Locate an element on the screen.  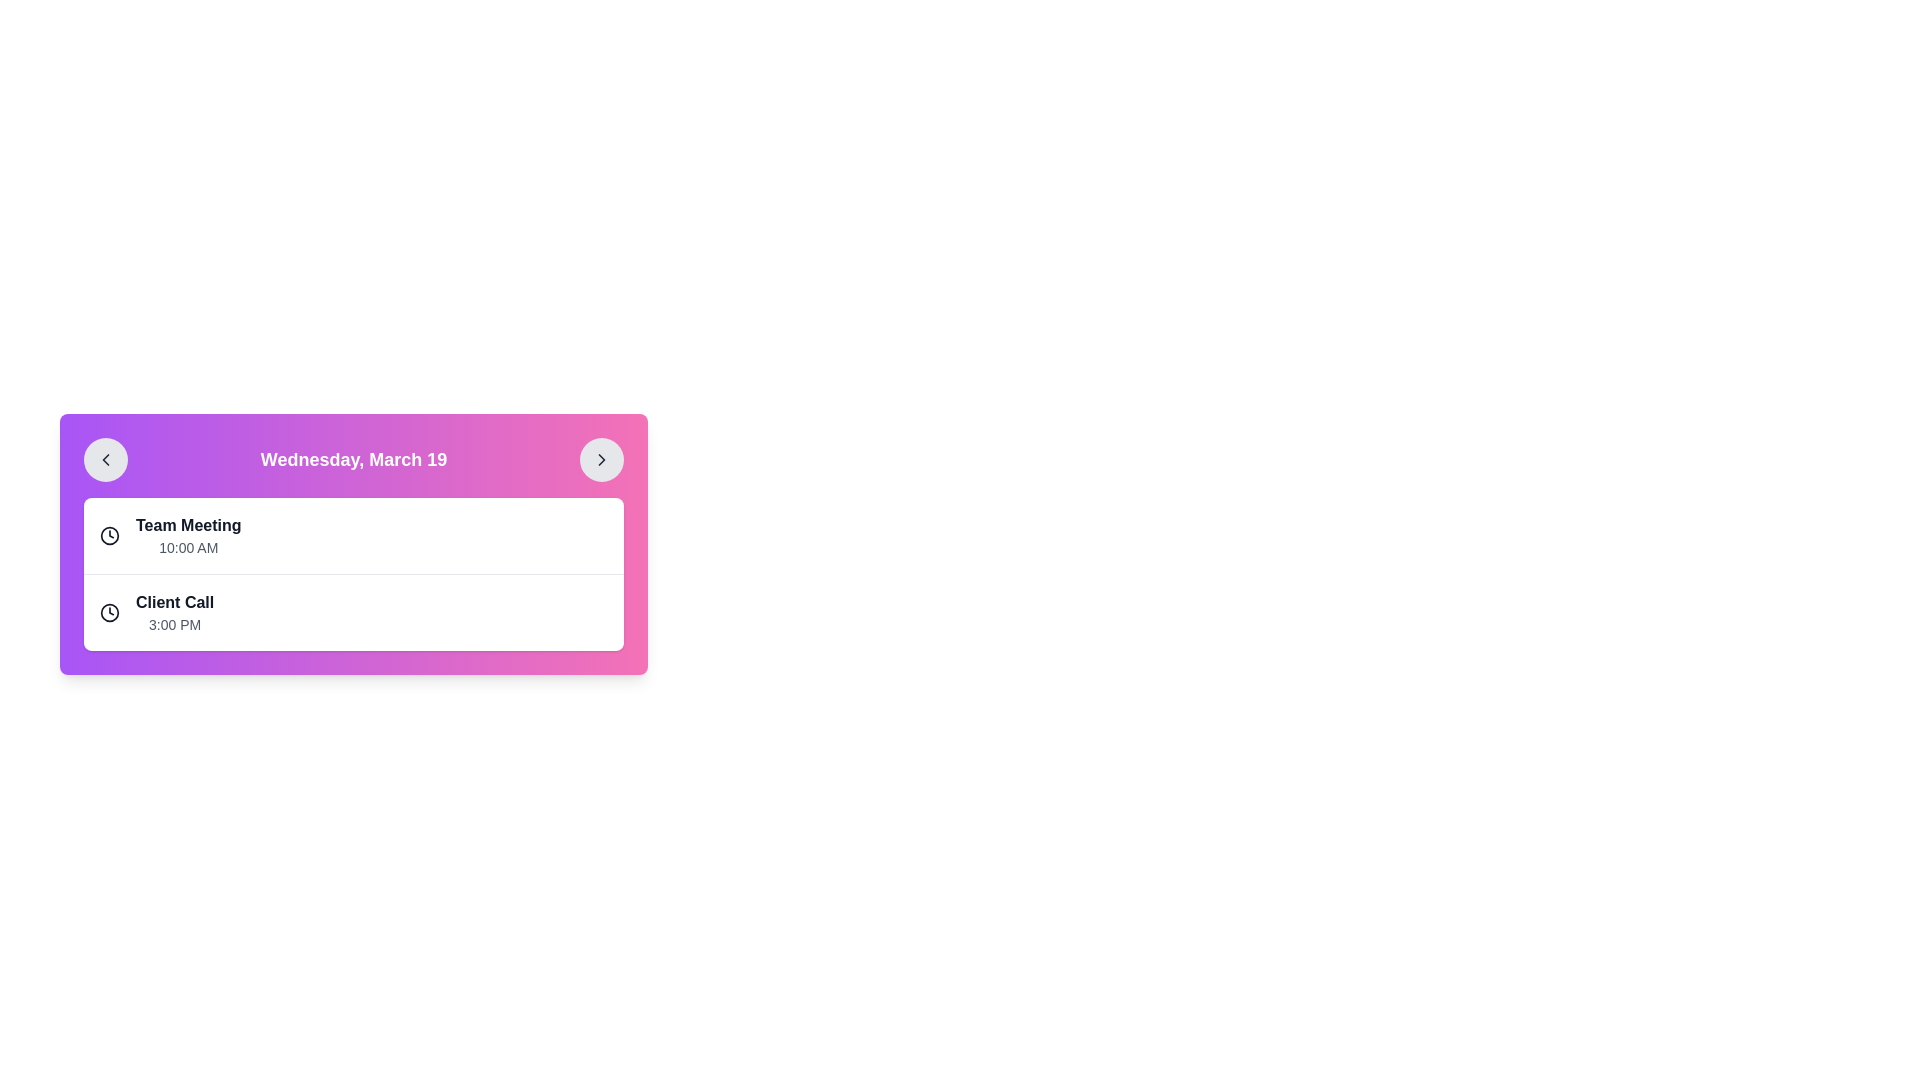
the chevron icon located on the right-hand side of a purple gradient-styled header bar is located at coordinates (600, 459).